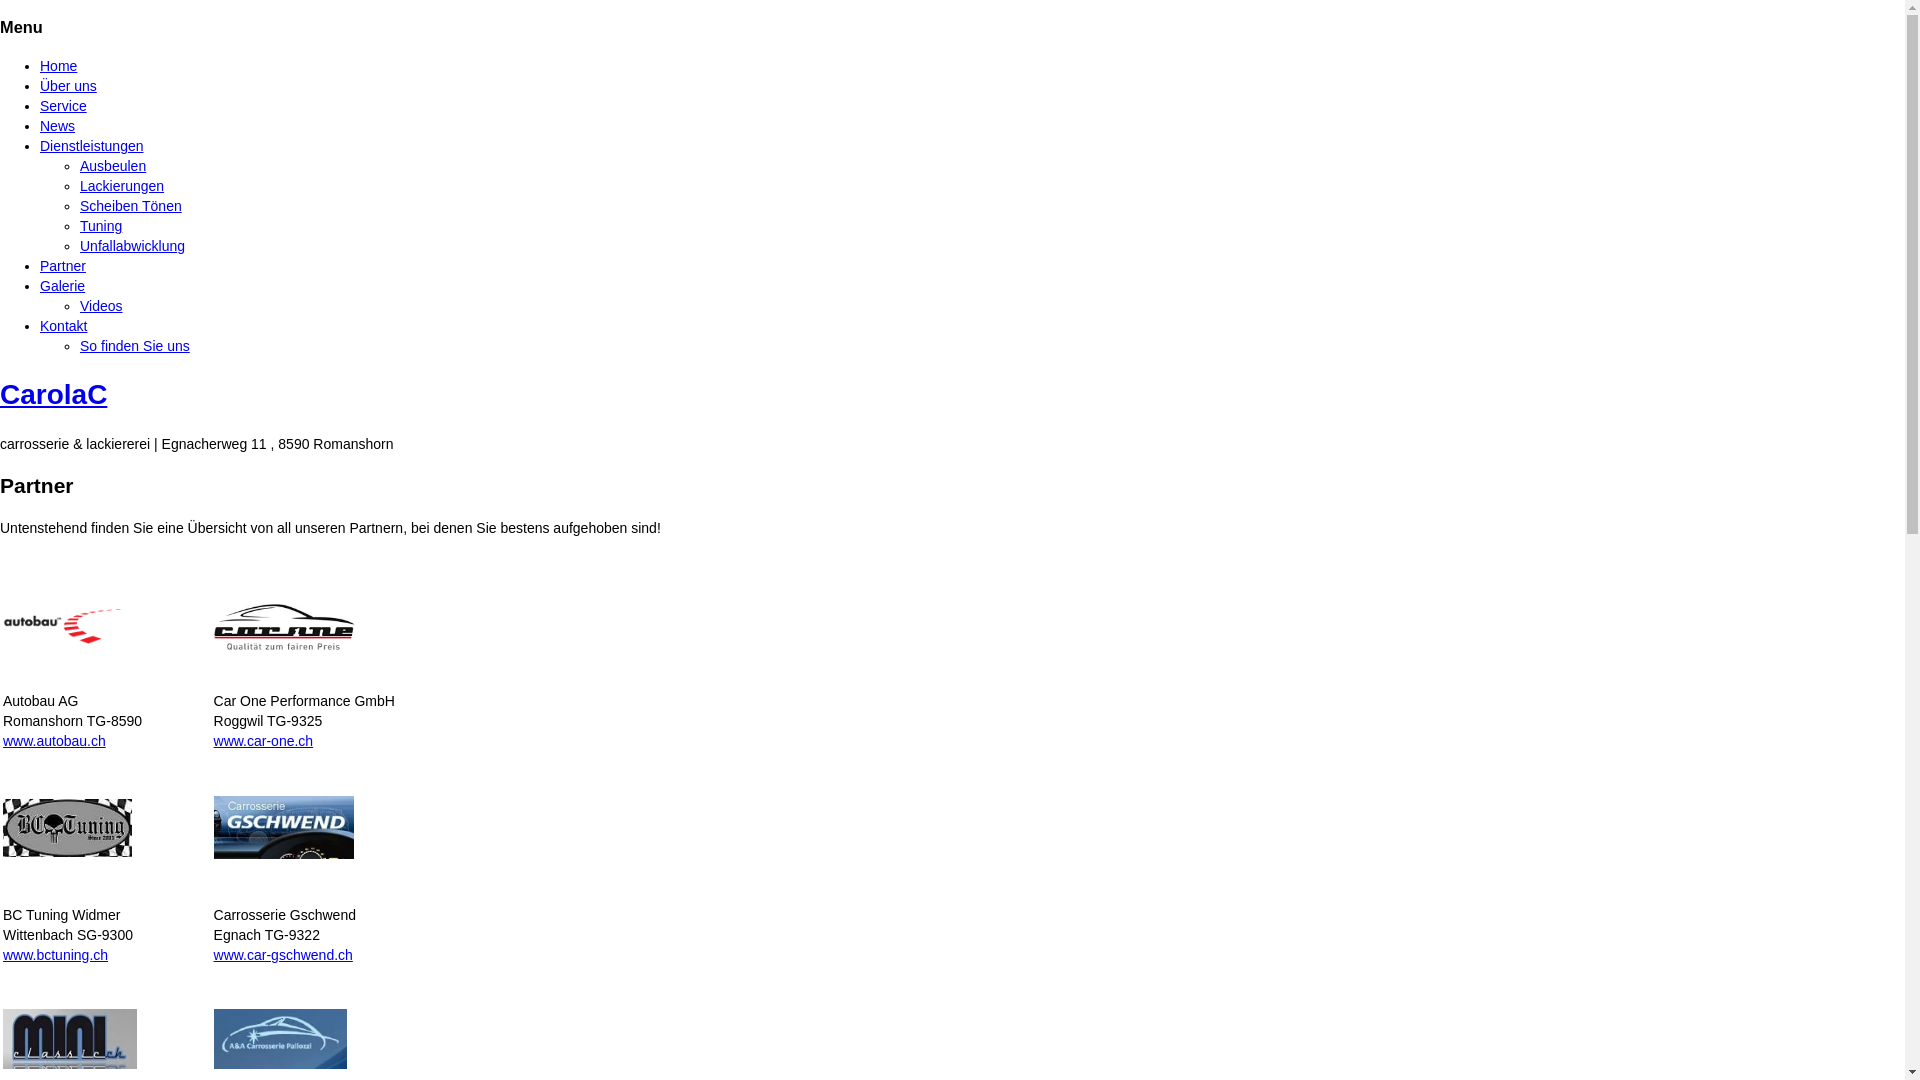 This screenshot has height=1080, width=1920. Describe the element at coordinates (90, 145) in the screenshot. I see `'Dienstleistungen'` at that location.